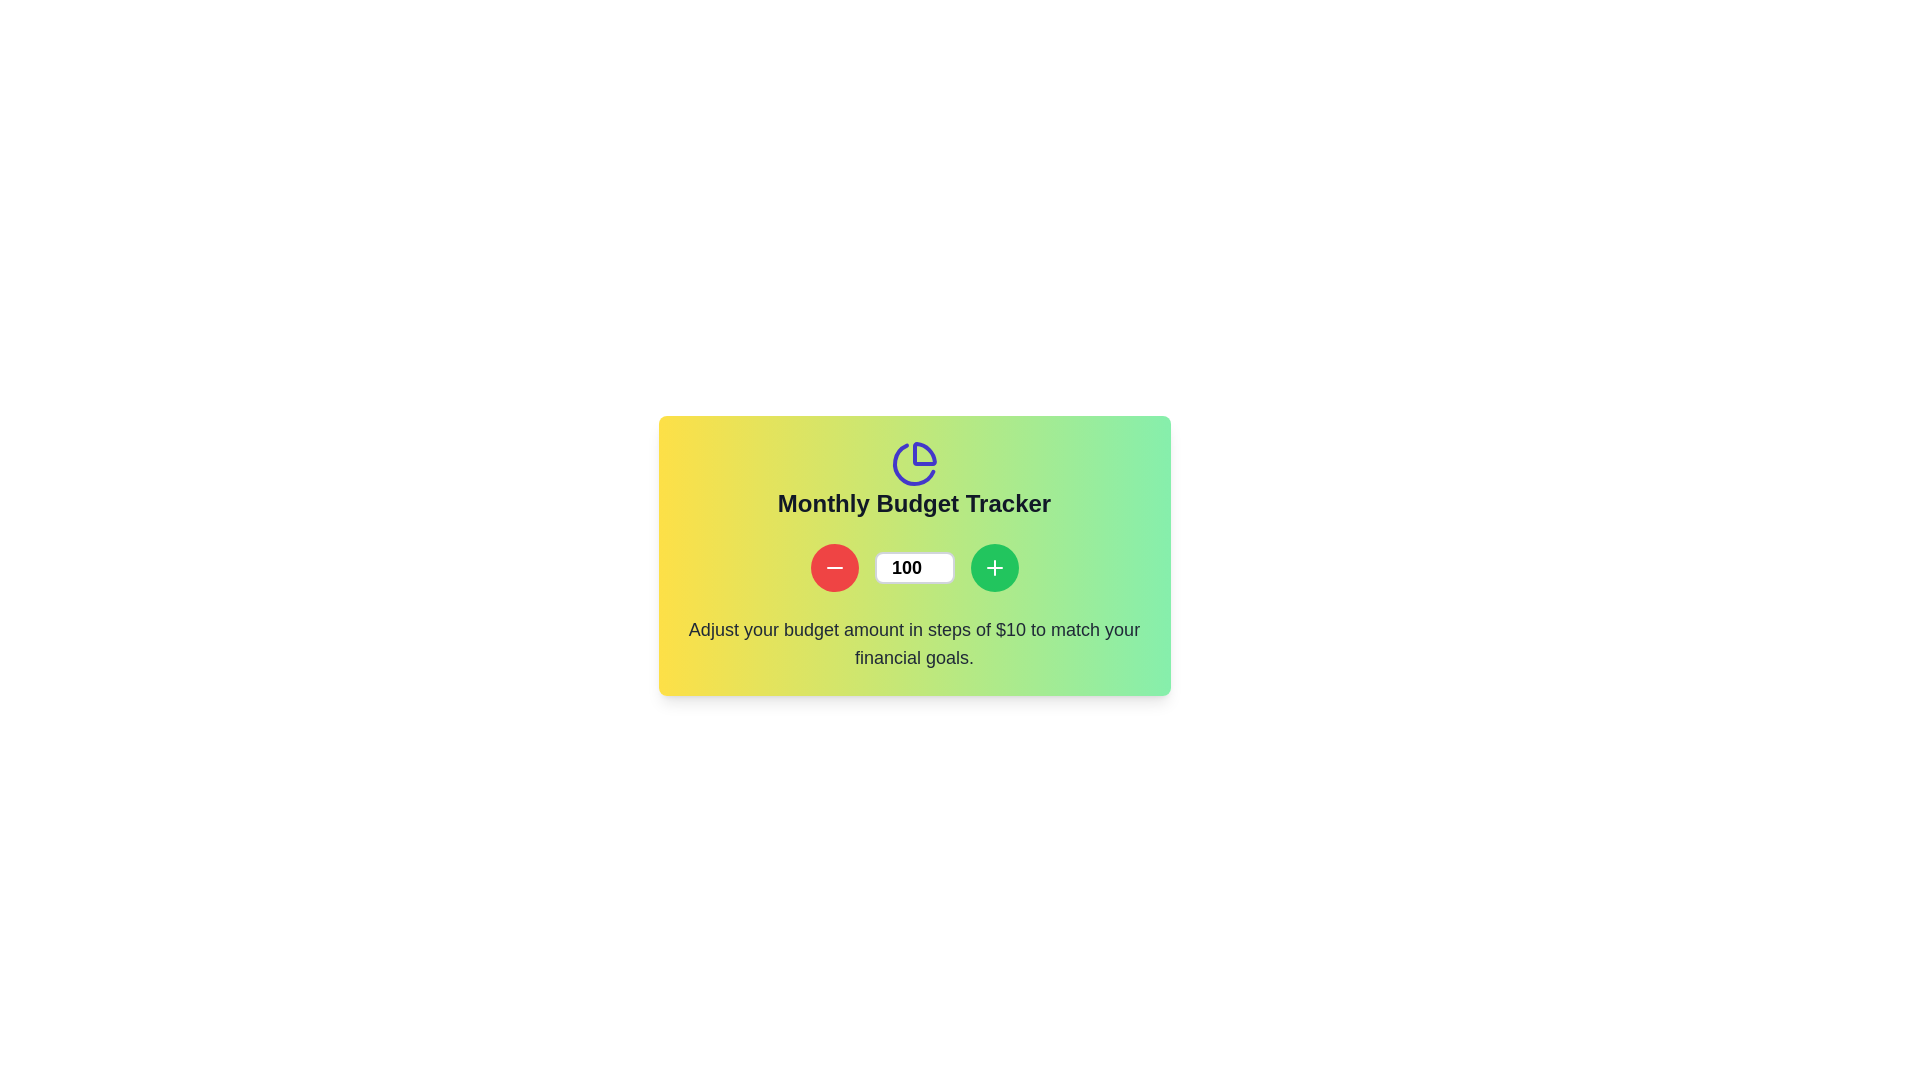 The image size is (1920, 1080). I want to click on the increment button located to the right of the input field displaying '100' to increase its value, so click(994, 567).